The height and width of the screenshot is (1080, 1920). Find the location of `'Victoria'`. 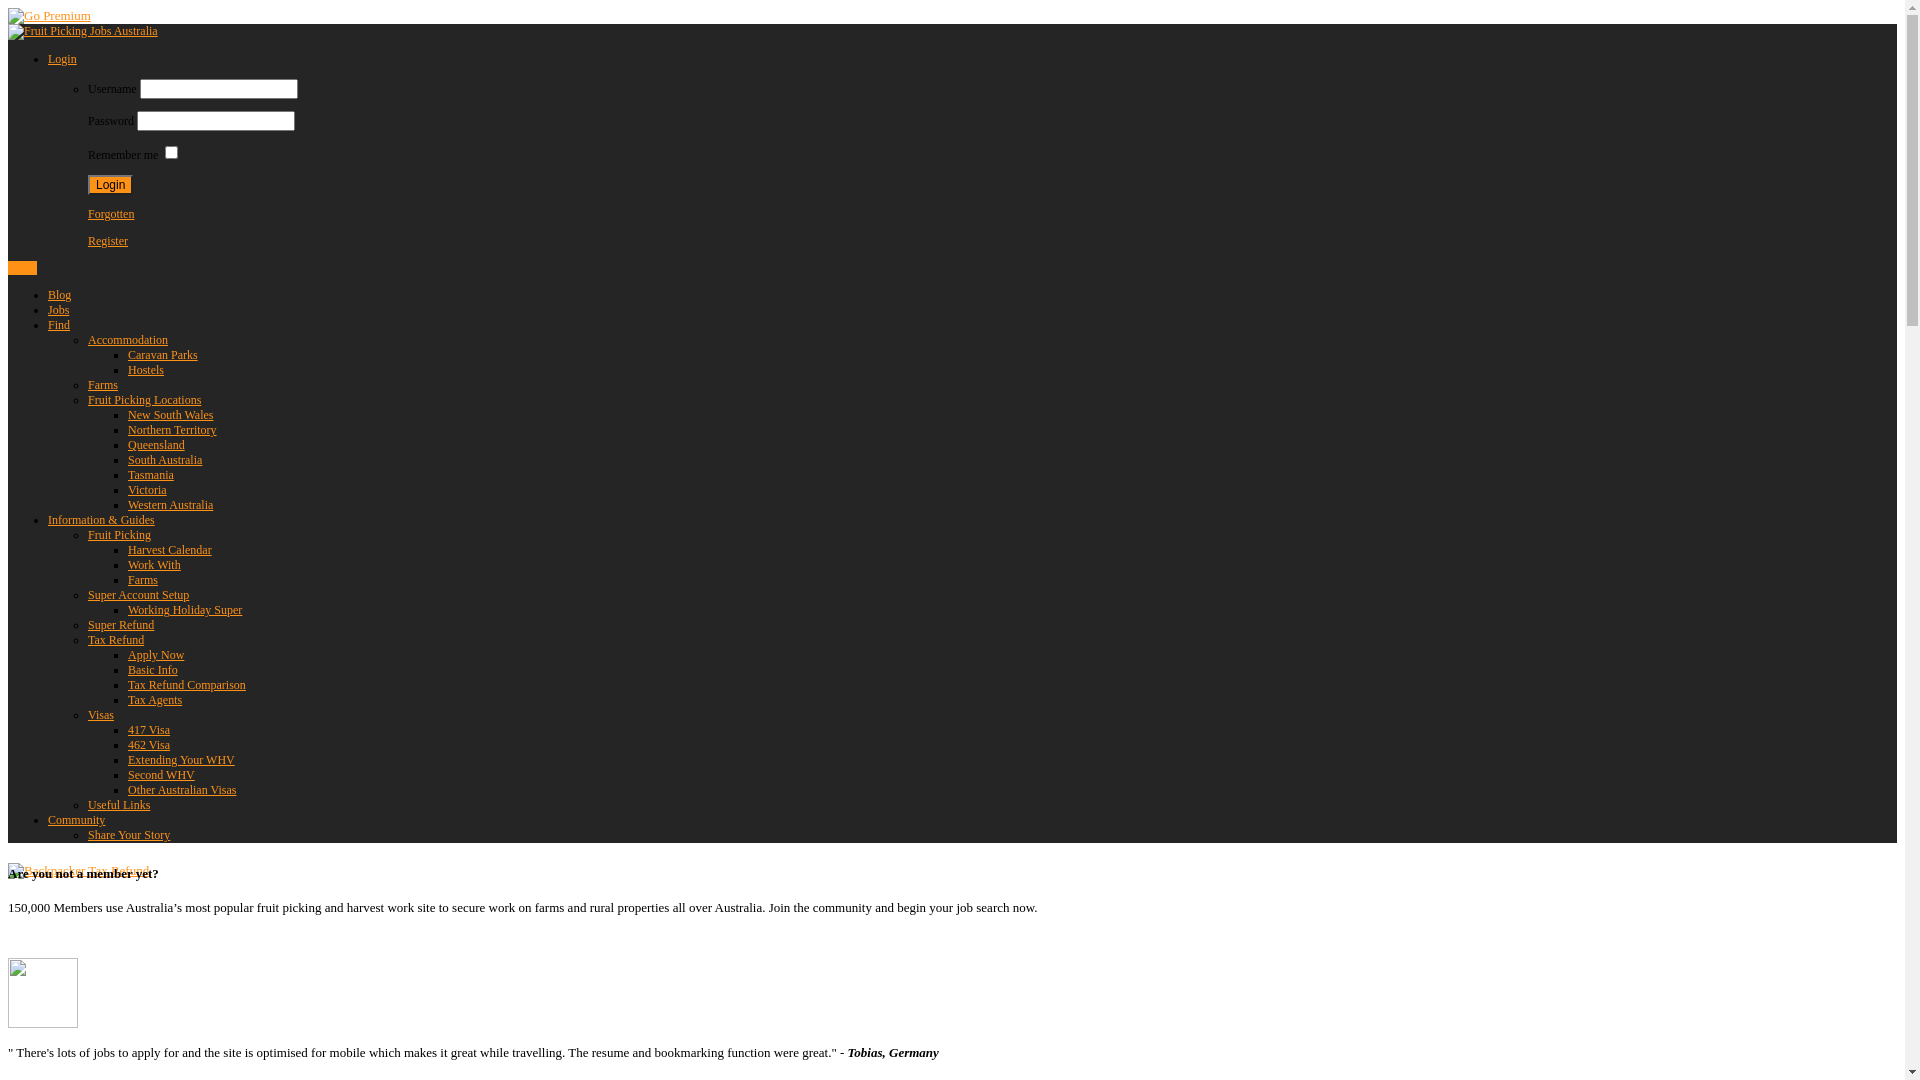

'Victoria' is located at coordinates (146, 489).